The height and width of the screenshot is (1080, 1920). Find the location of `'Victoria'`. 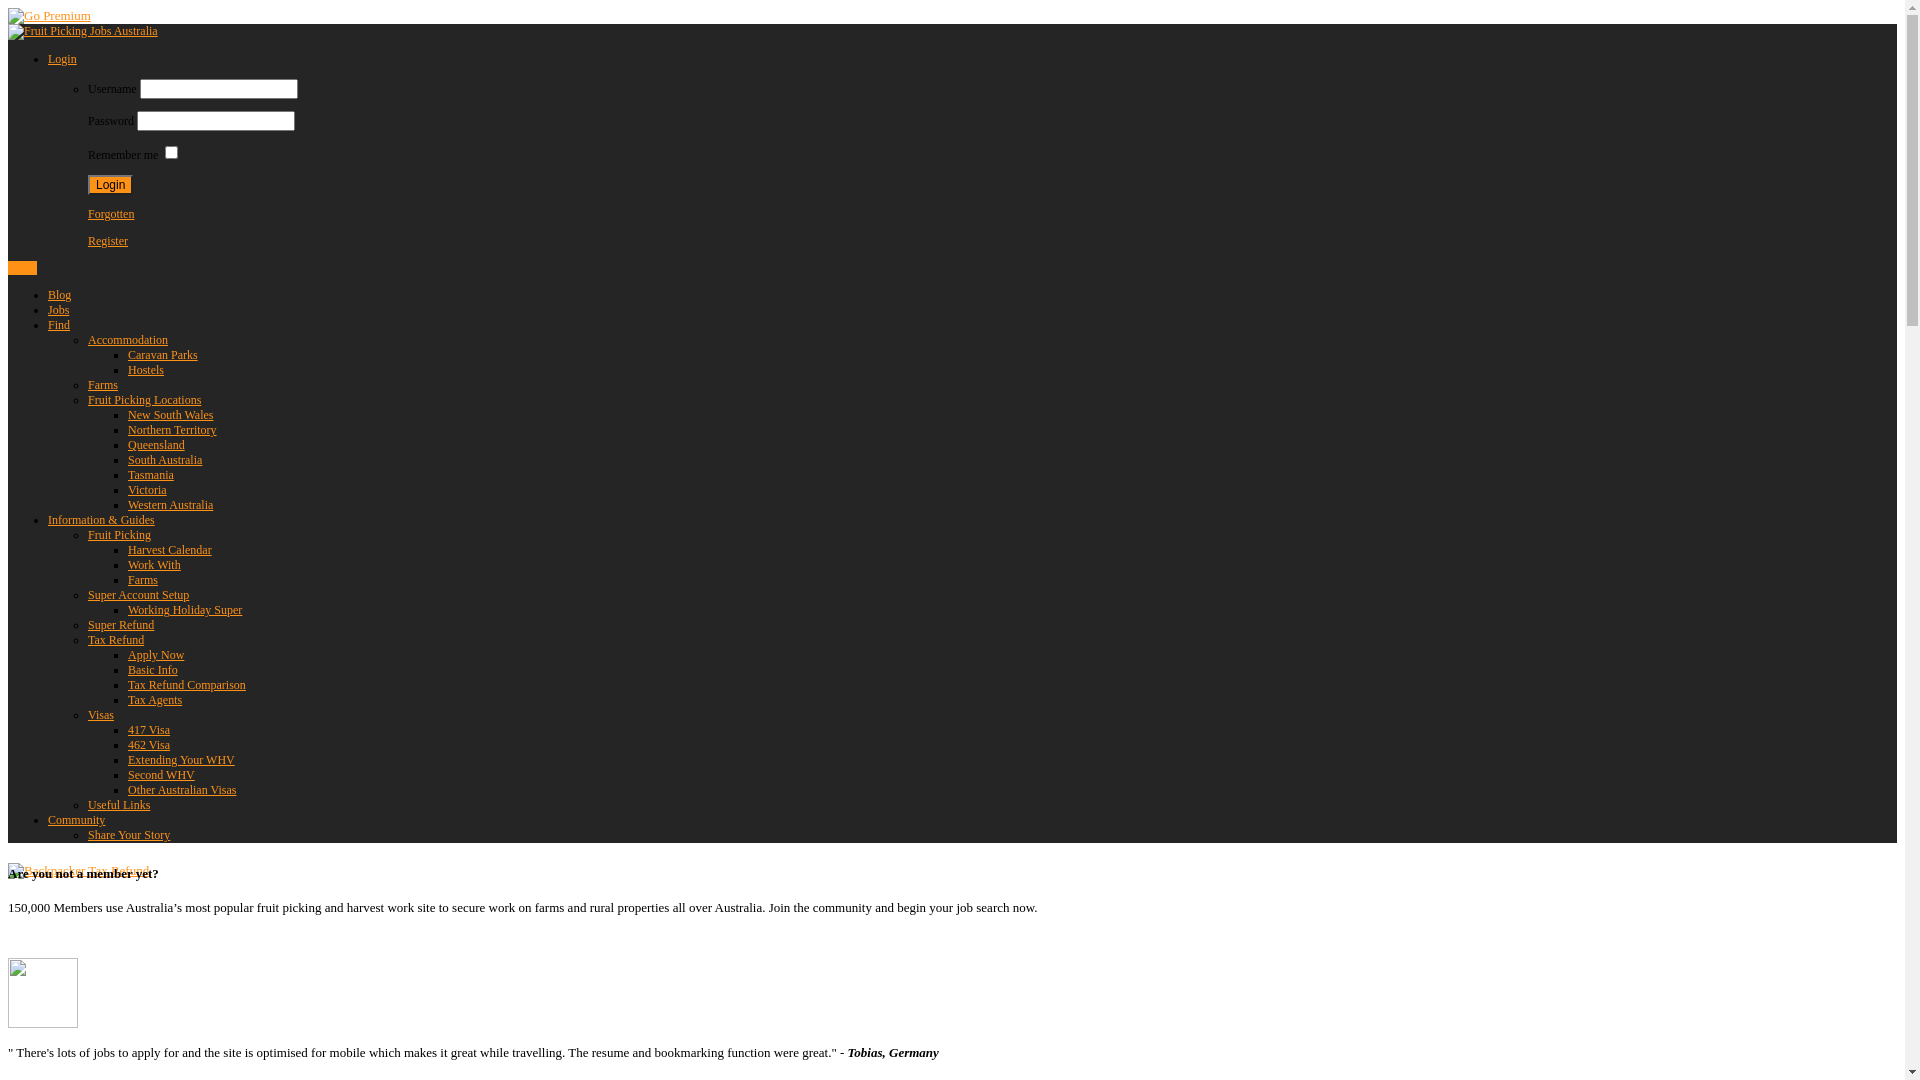

'Victoria' is located at coordinates (146, 489).